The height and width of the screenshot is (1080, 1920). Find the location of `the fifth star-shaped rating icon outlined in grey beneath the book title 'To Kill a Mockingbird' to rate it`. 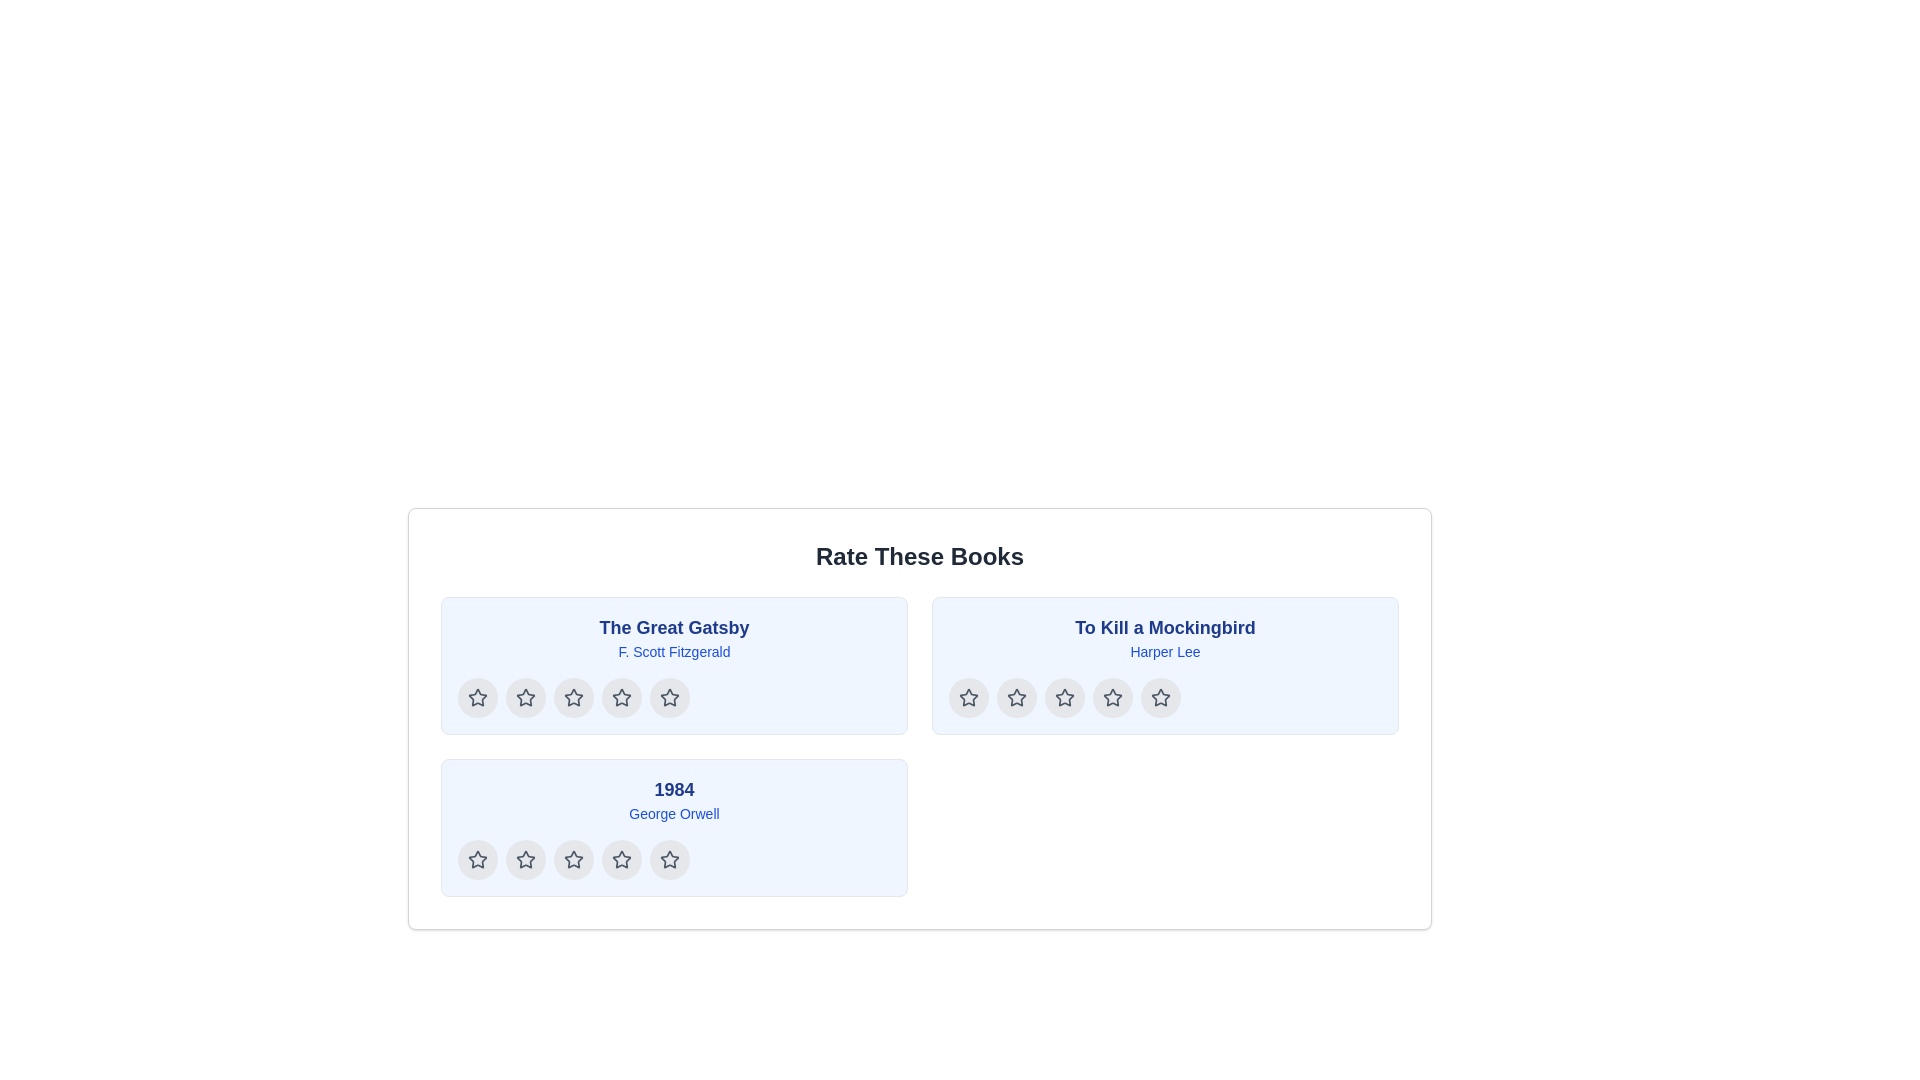

the fifth star-shaped rating icon outlined in grey beneath the book title 'To Kill a Mockingbird' to rate it is located at coordinates (1160, 696).